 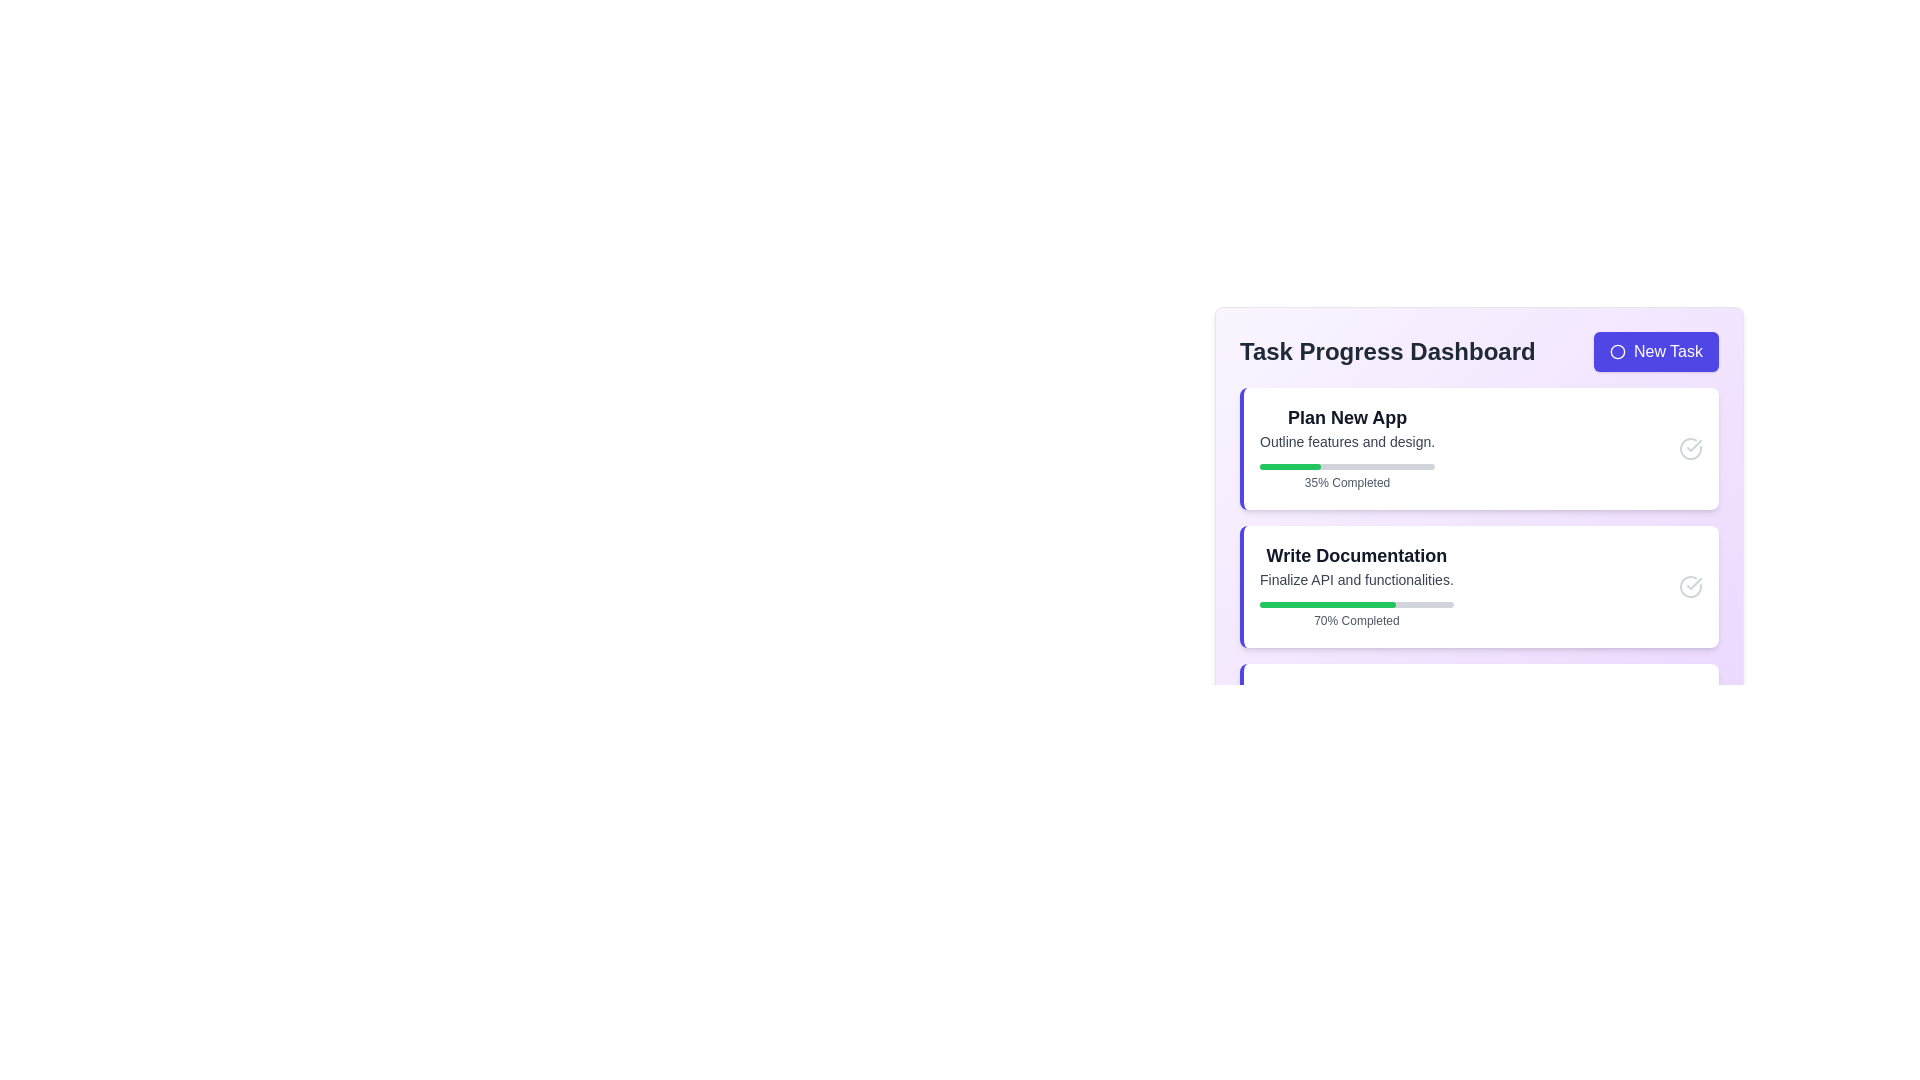 What do you see at coordinates (1689, 447) in the screenshot?
I see `the circular icon with a checkmark located at the top-right corner of the 'Plan New App' card to mark the task as completed` at bounding box center [1689, 447].